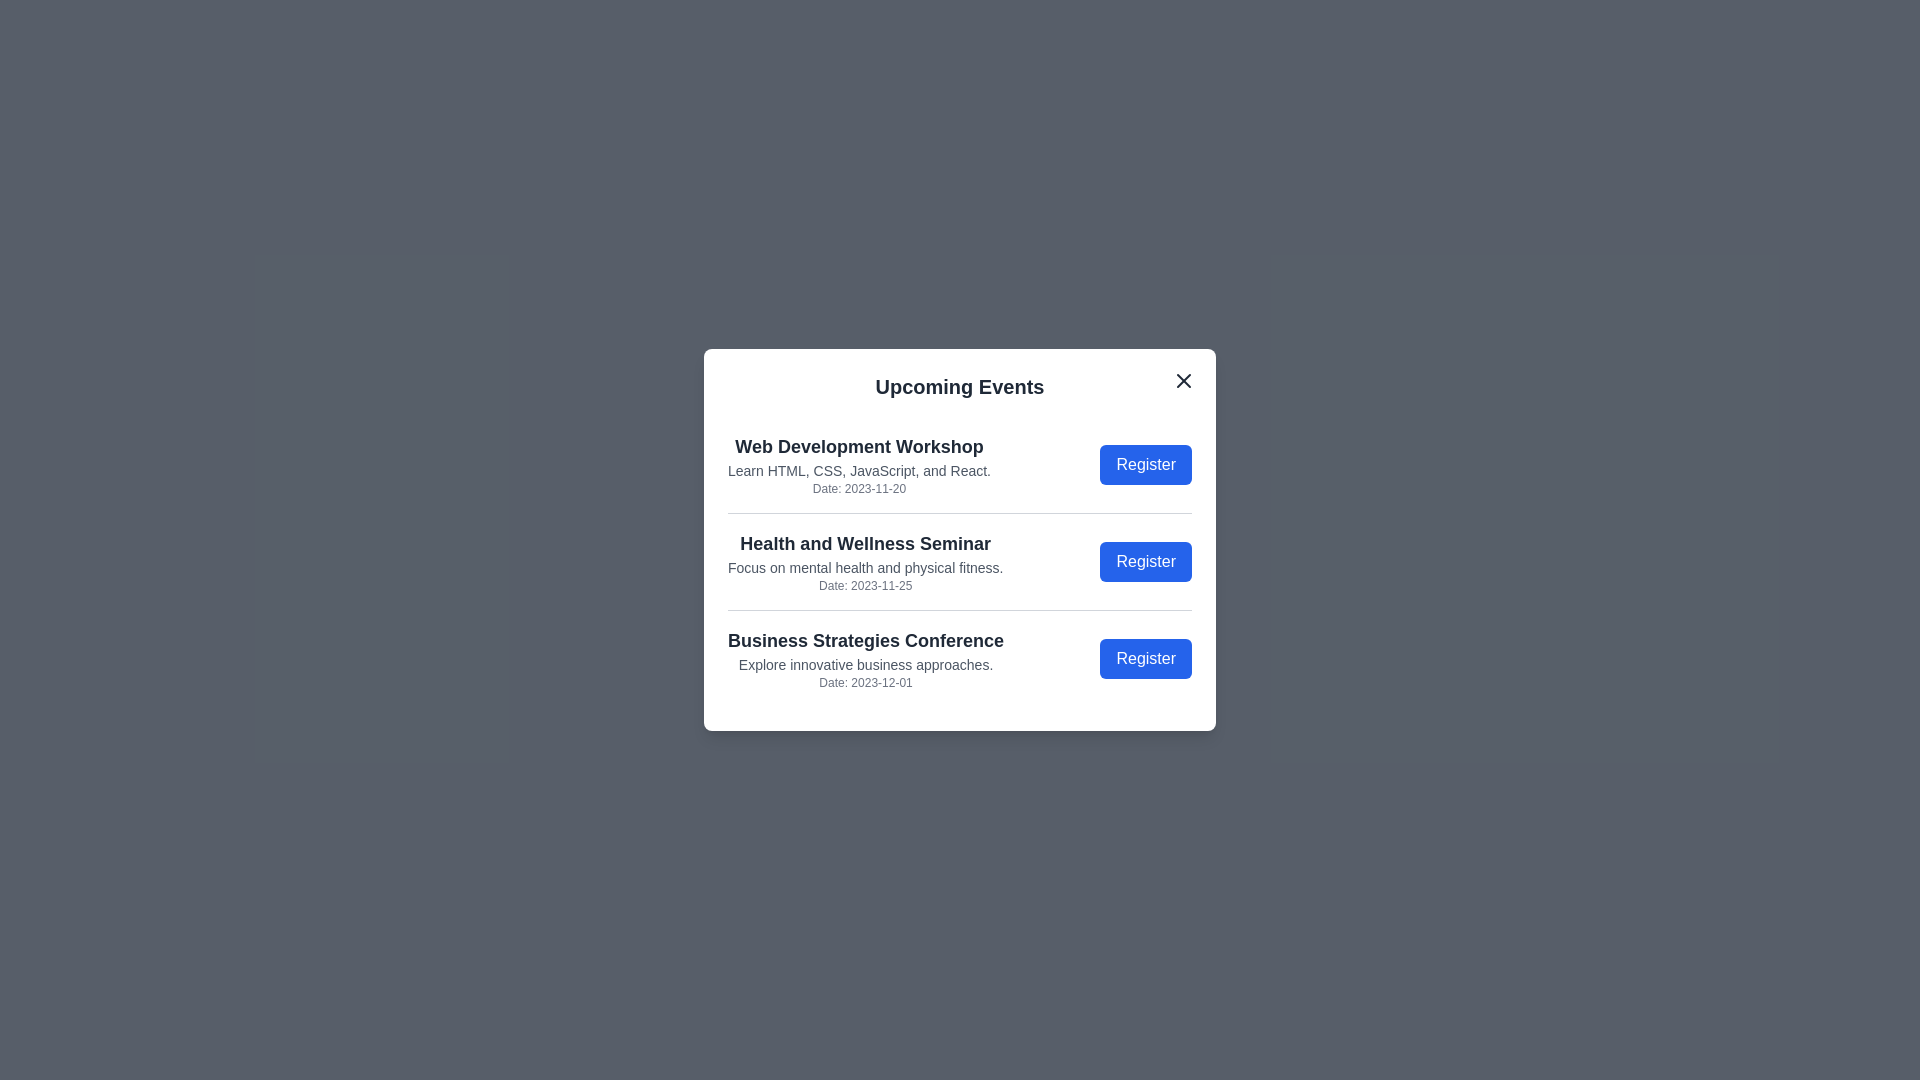 The width and height of the screenshot is (1920, 1080). What do you see at coordinates (1184, 381) in the screenshot?
I see `close button located at the top-right corner of the dialog` at bounding box center [1184, 381].